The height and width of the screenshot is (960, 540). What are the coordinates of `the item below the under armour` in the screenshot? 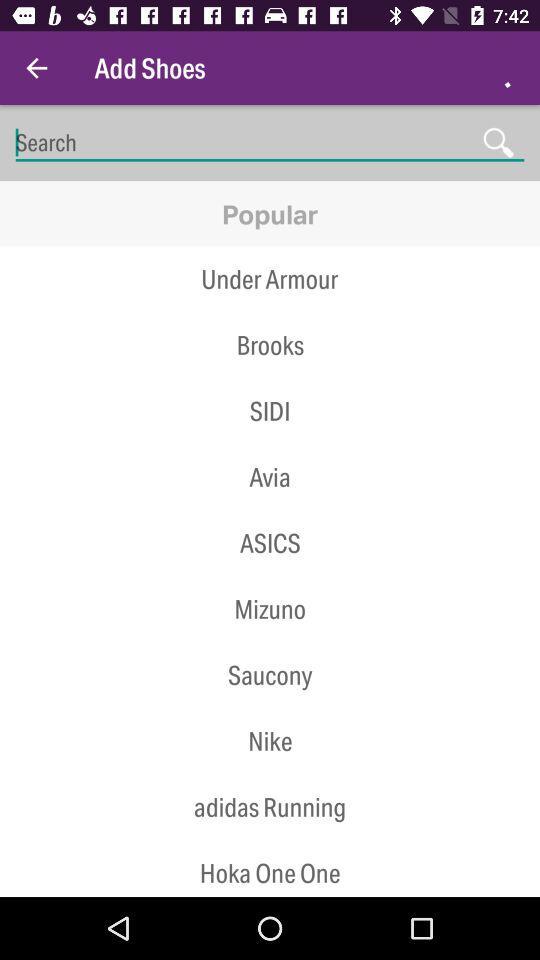 It's located at (270, 345).